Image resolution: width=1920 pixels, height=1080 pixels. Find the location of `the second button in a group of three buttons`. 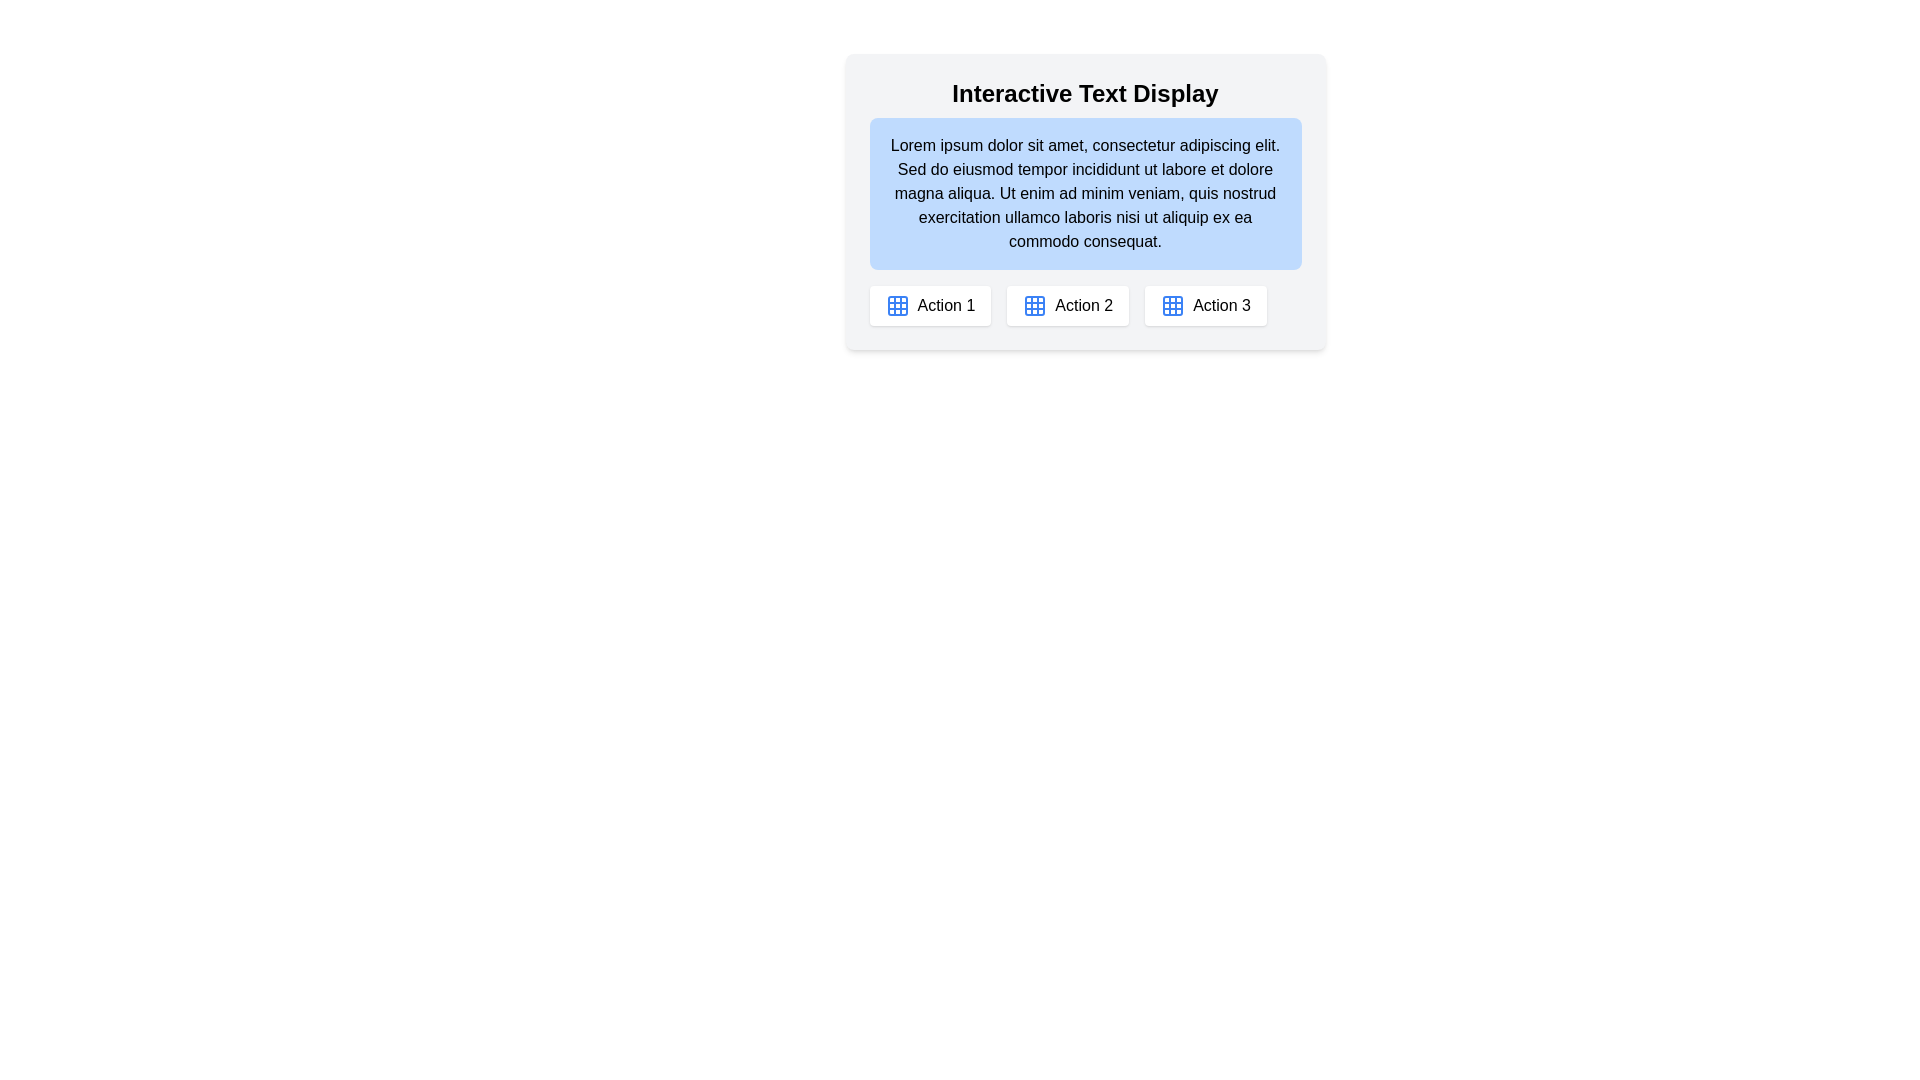

the second button in a group of three buttons is located at coordinates (1067, 305).